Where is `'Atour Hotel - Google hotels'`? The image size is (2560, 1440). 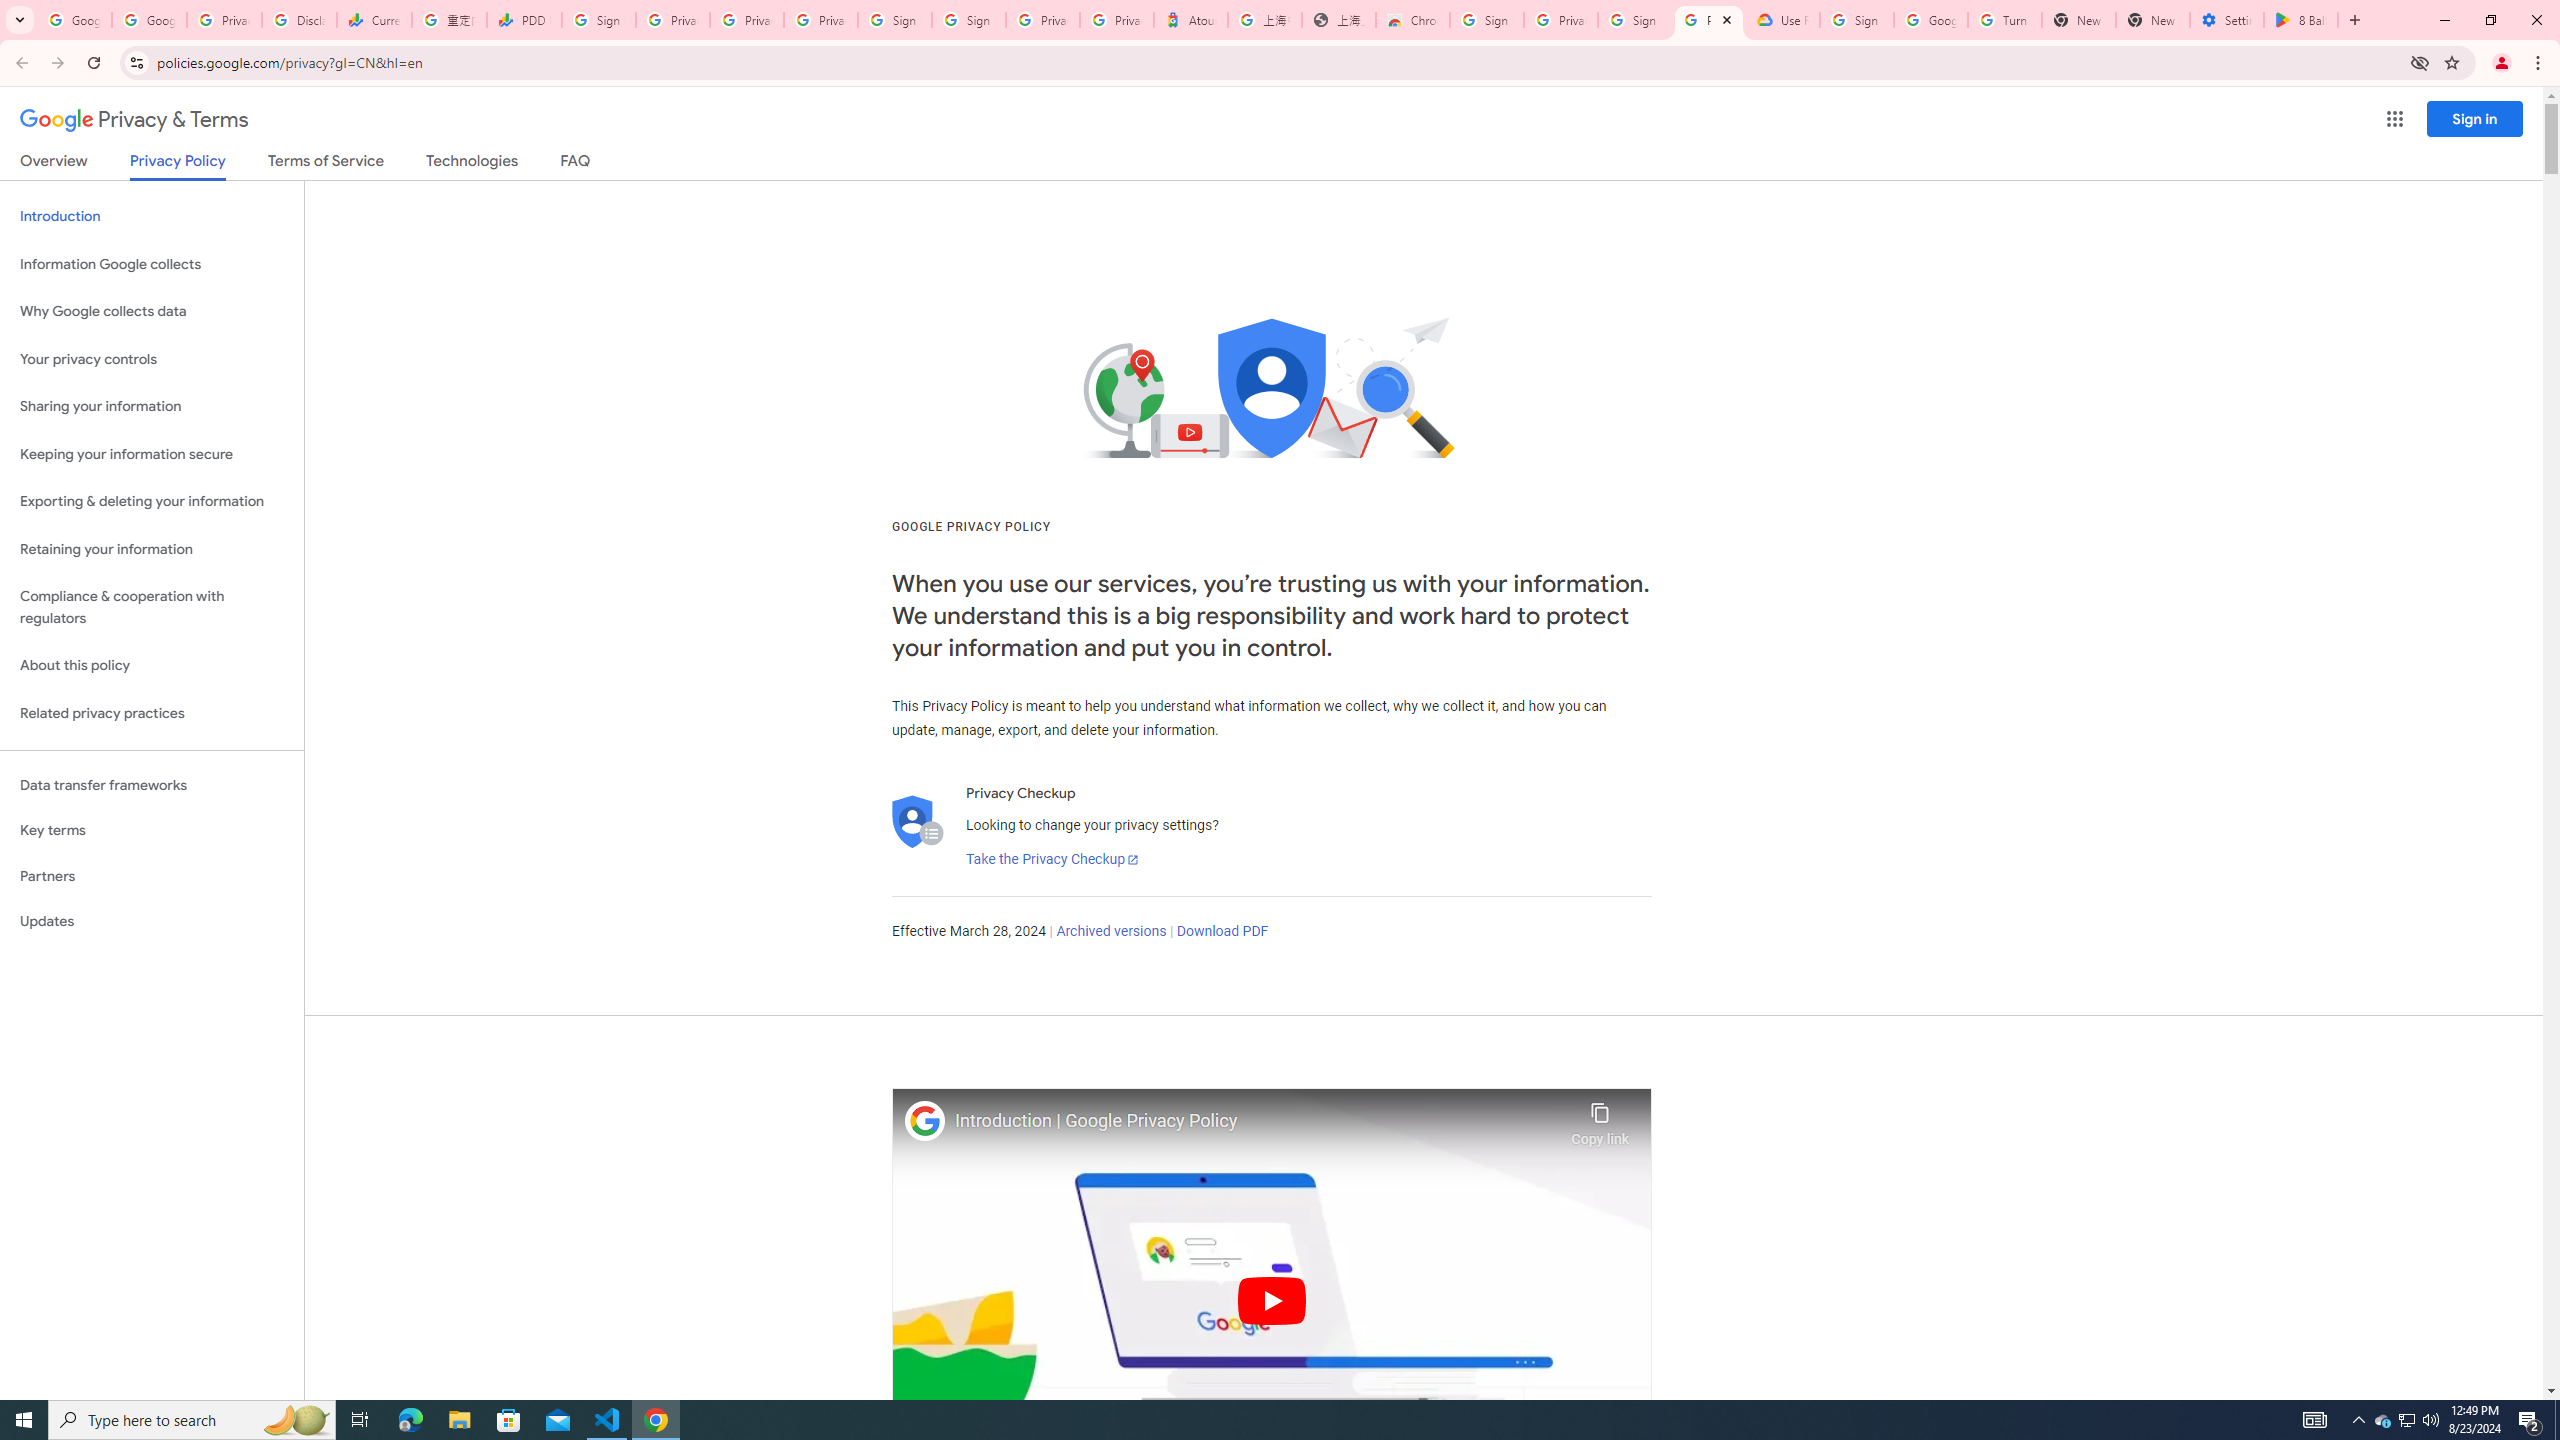
'Atour Hotel - Google hotels' is located at coordinates (1190, 19).